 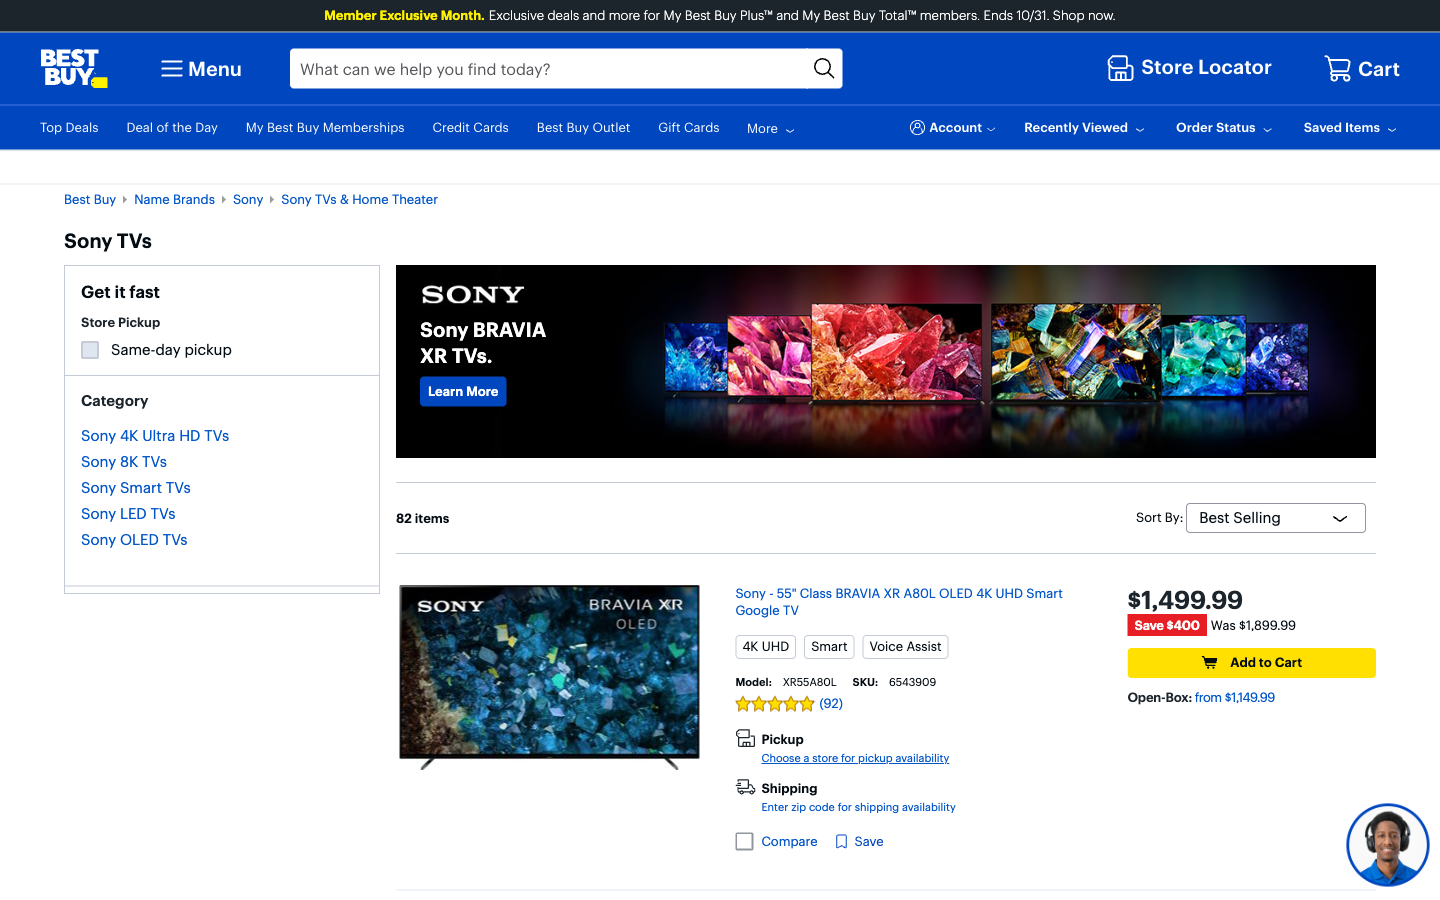 I want to click on the first item listed in the recently viewed menu, so click(x=1085, y=127).